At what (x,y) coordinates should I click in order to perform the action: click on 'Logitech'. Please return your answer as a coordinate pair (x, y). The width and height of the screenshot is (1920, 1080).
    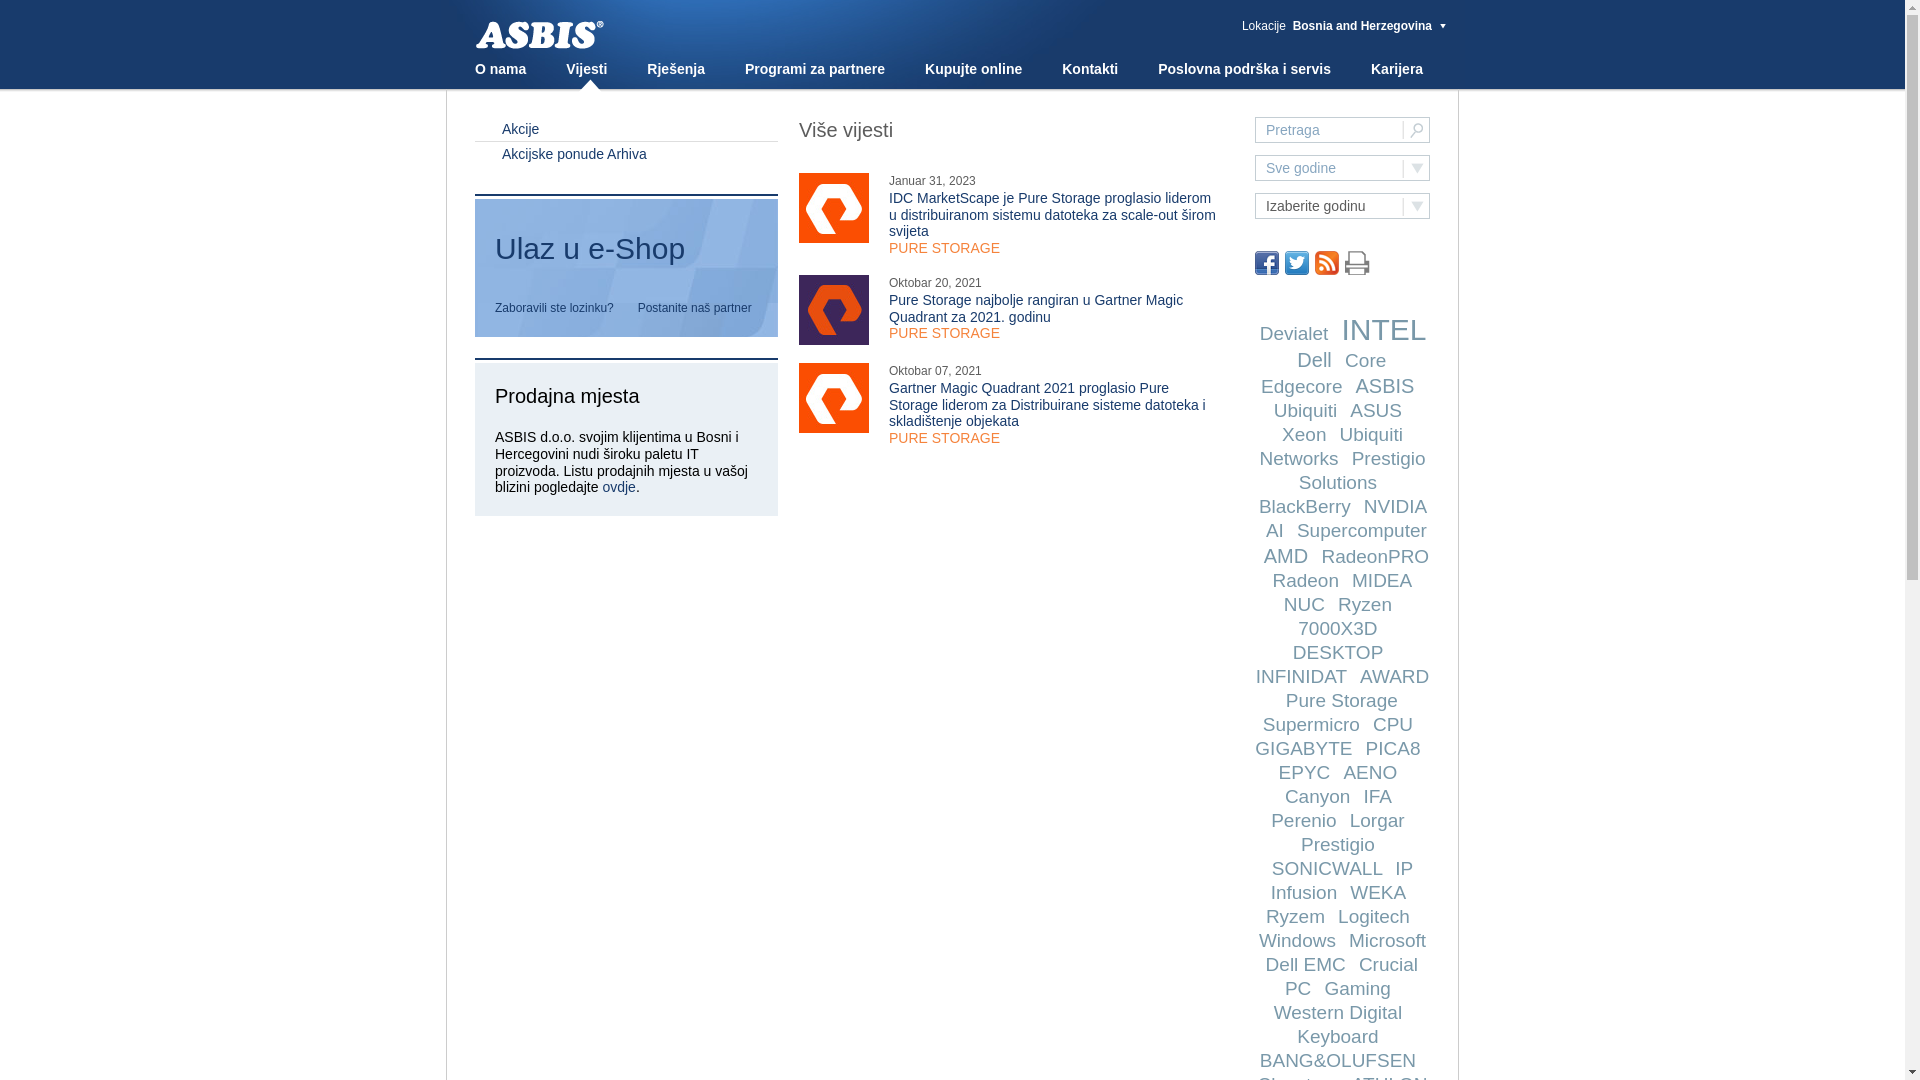
    Looking at the image, I should click on (1372, 916).